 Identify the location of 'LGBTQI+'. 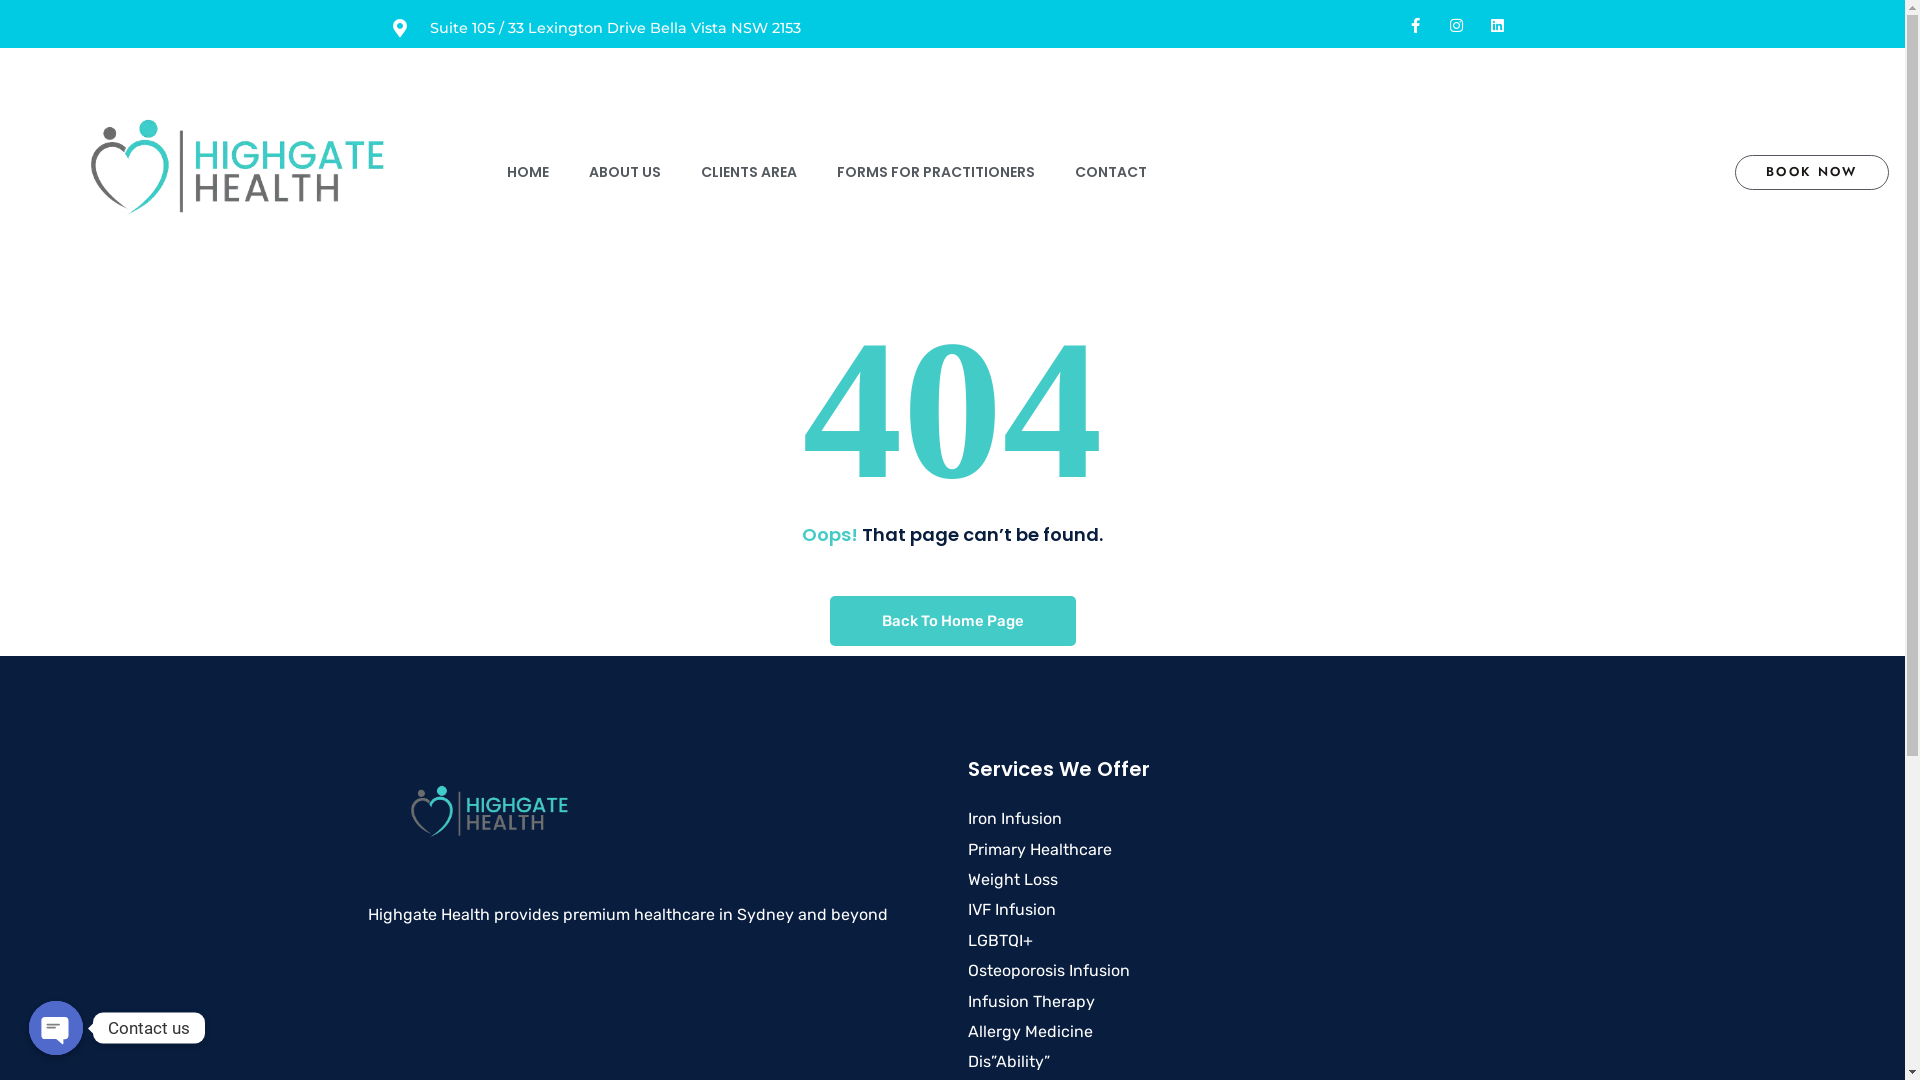
(1000, 940).